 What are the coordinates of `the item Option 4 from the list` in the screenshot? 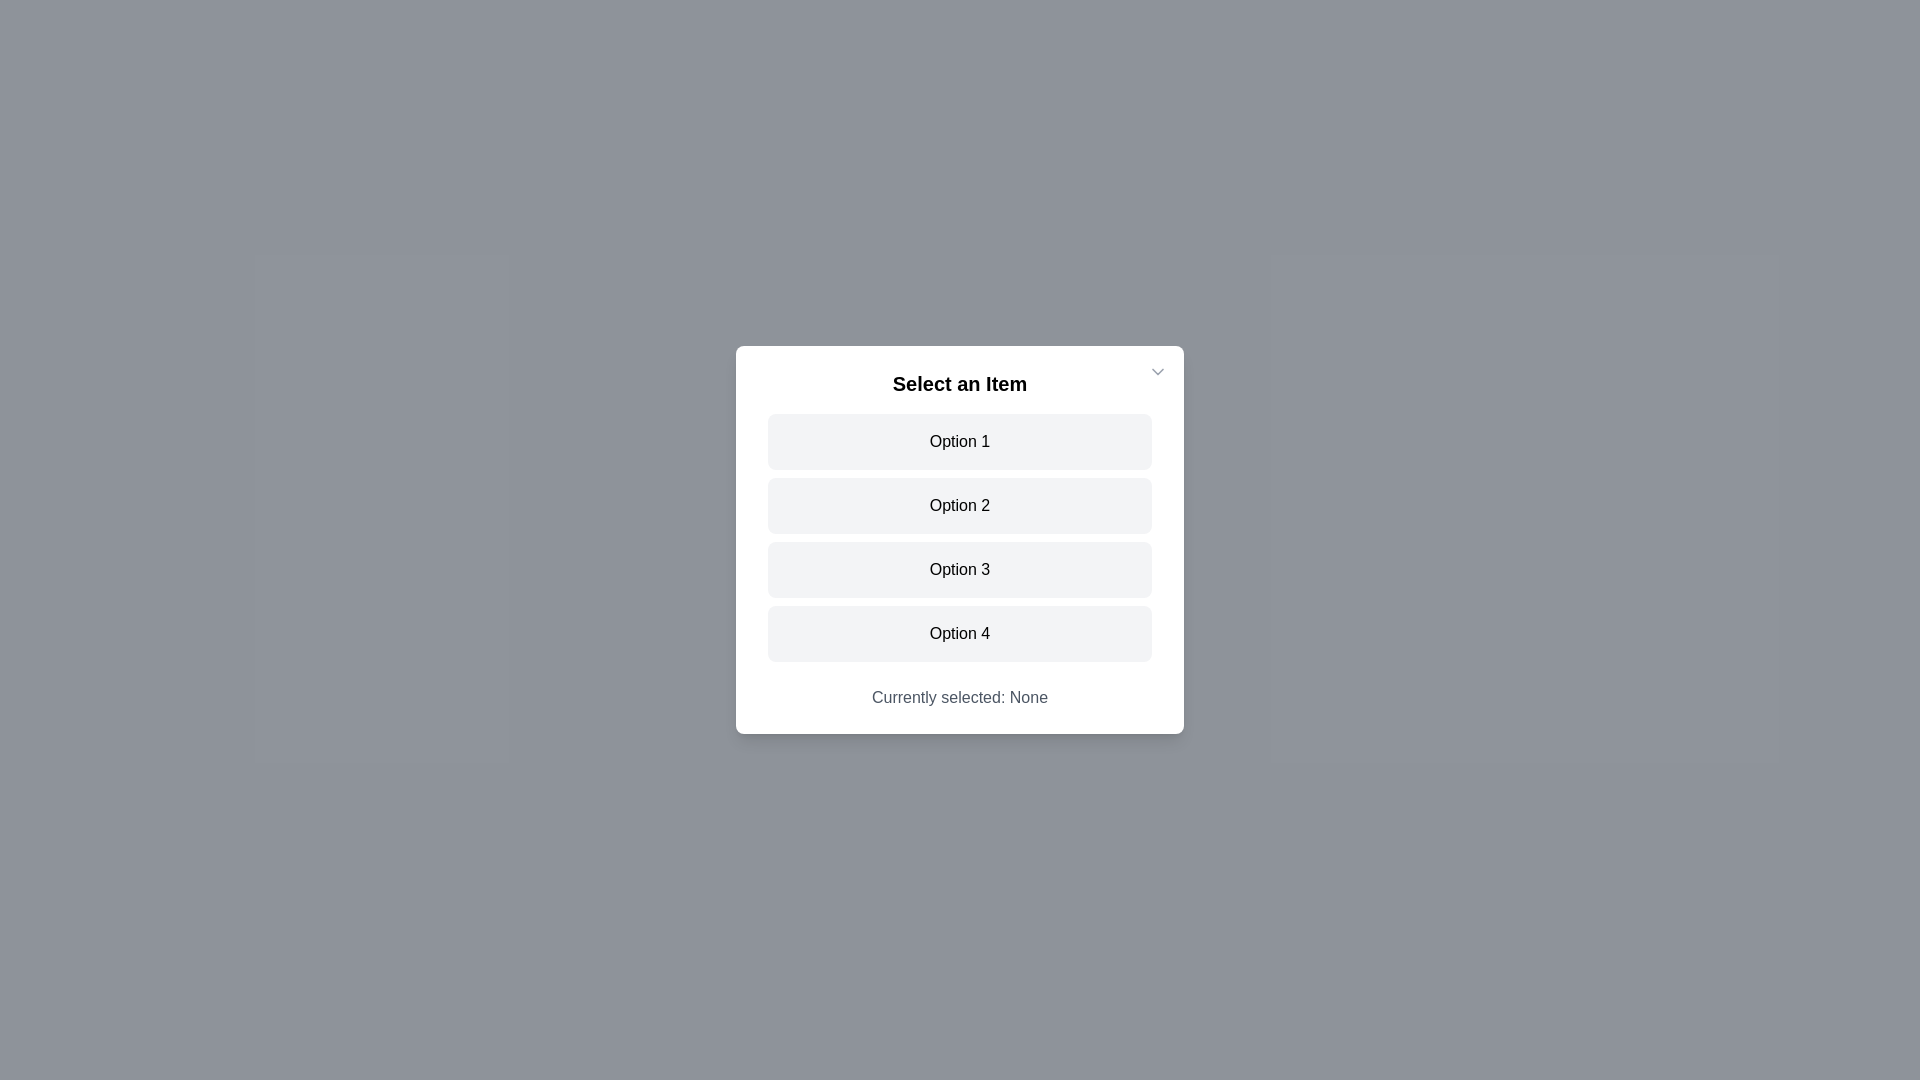 It's located at (960, 633).